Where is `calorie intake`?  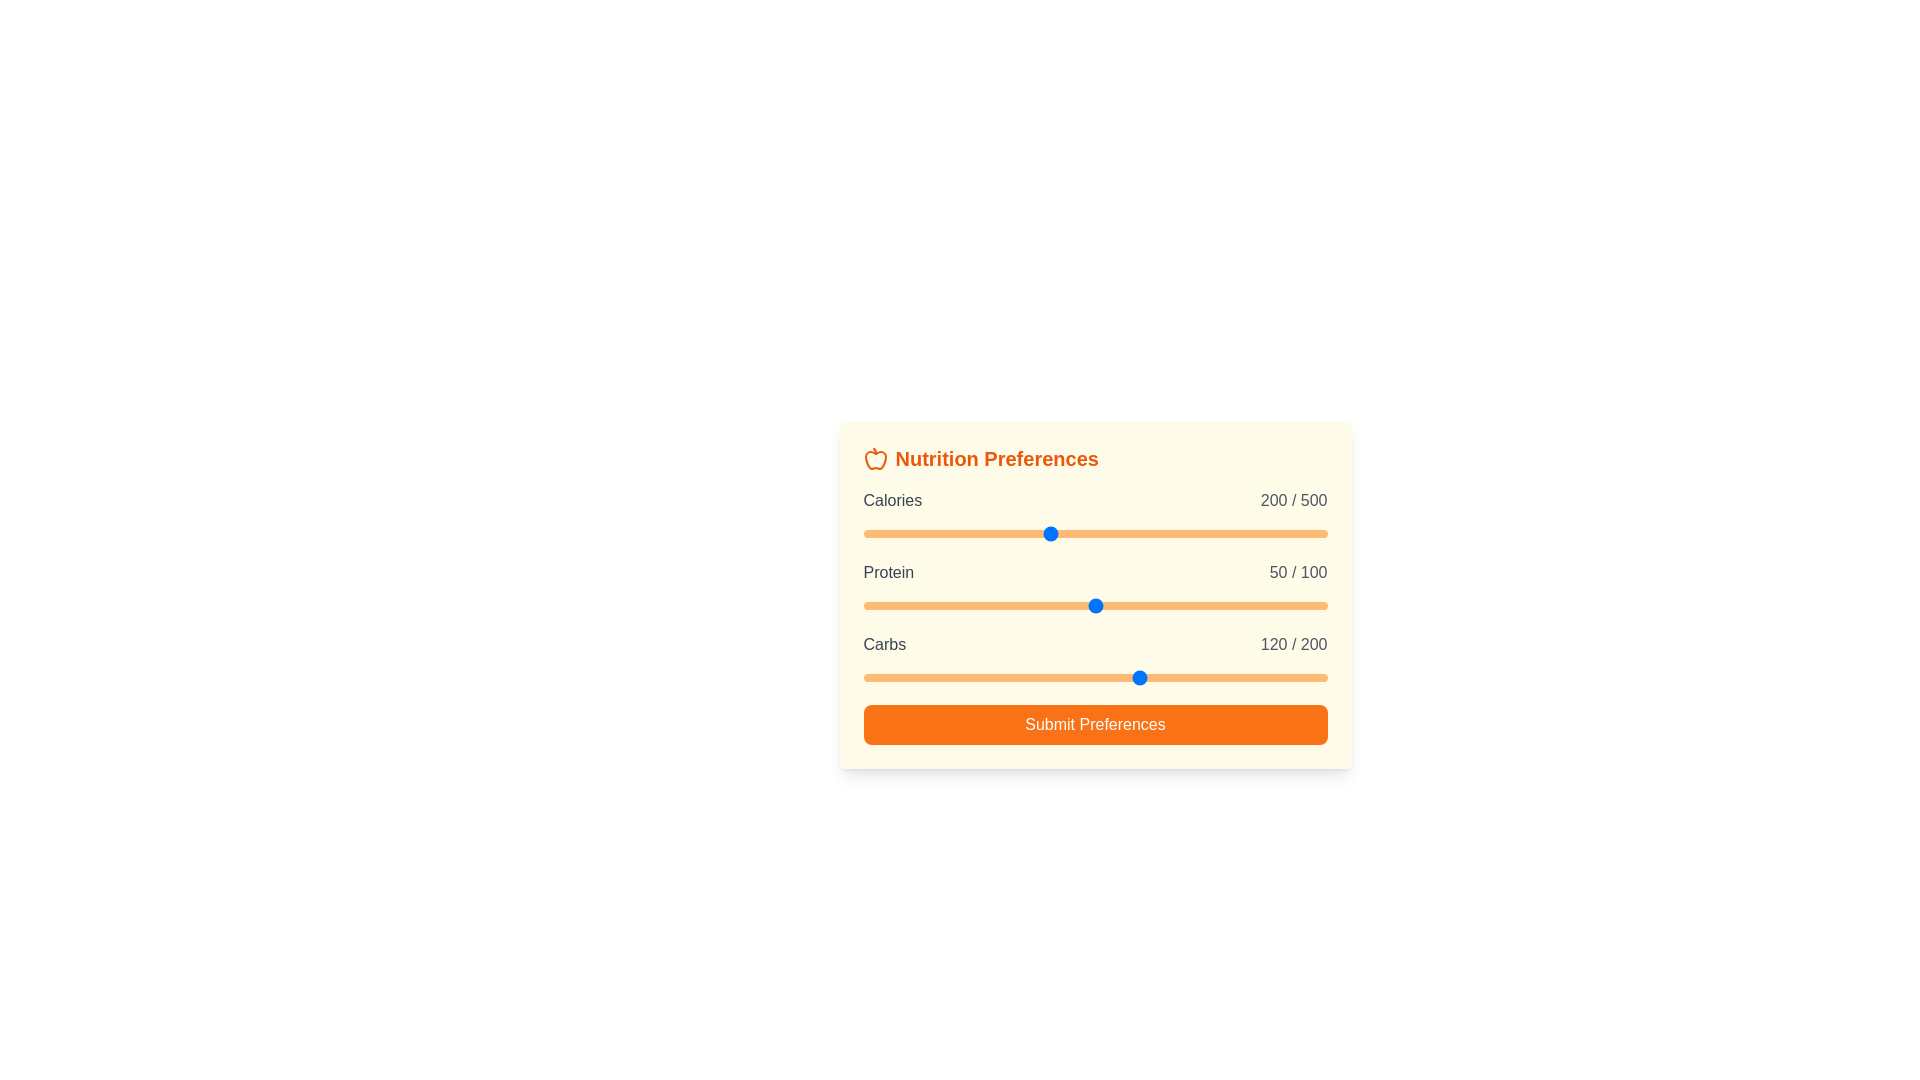
calorie intake is located at coordinates (1144, 532).